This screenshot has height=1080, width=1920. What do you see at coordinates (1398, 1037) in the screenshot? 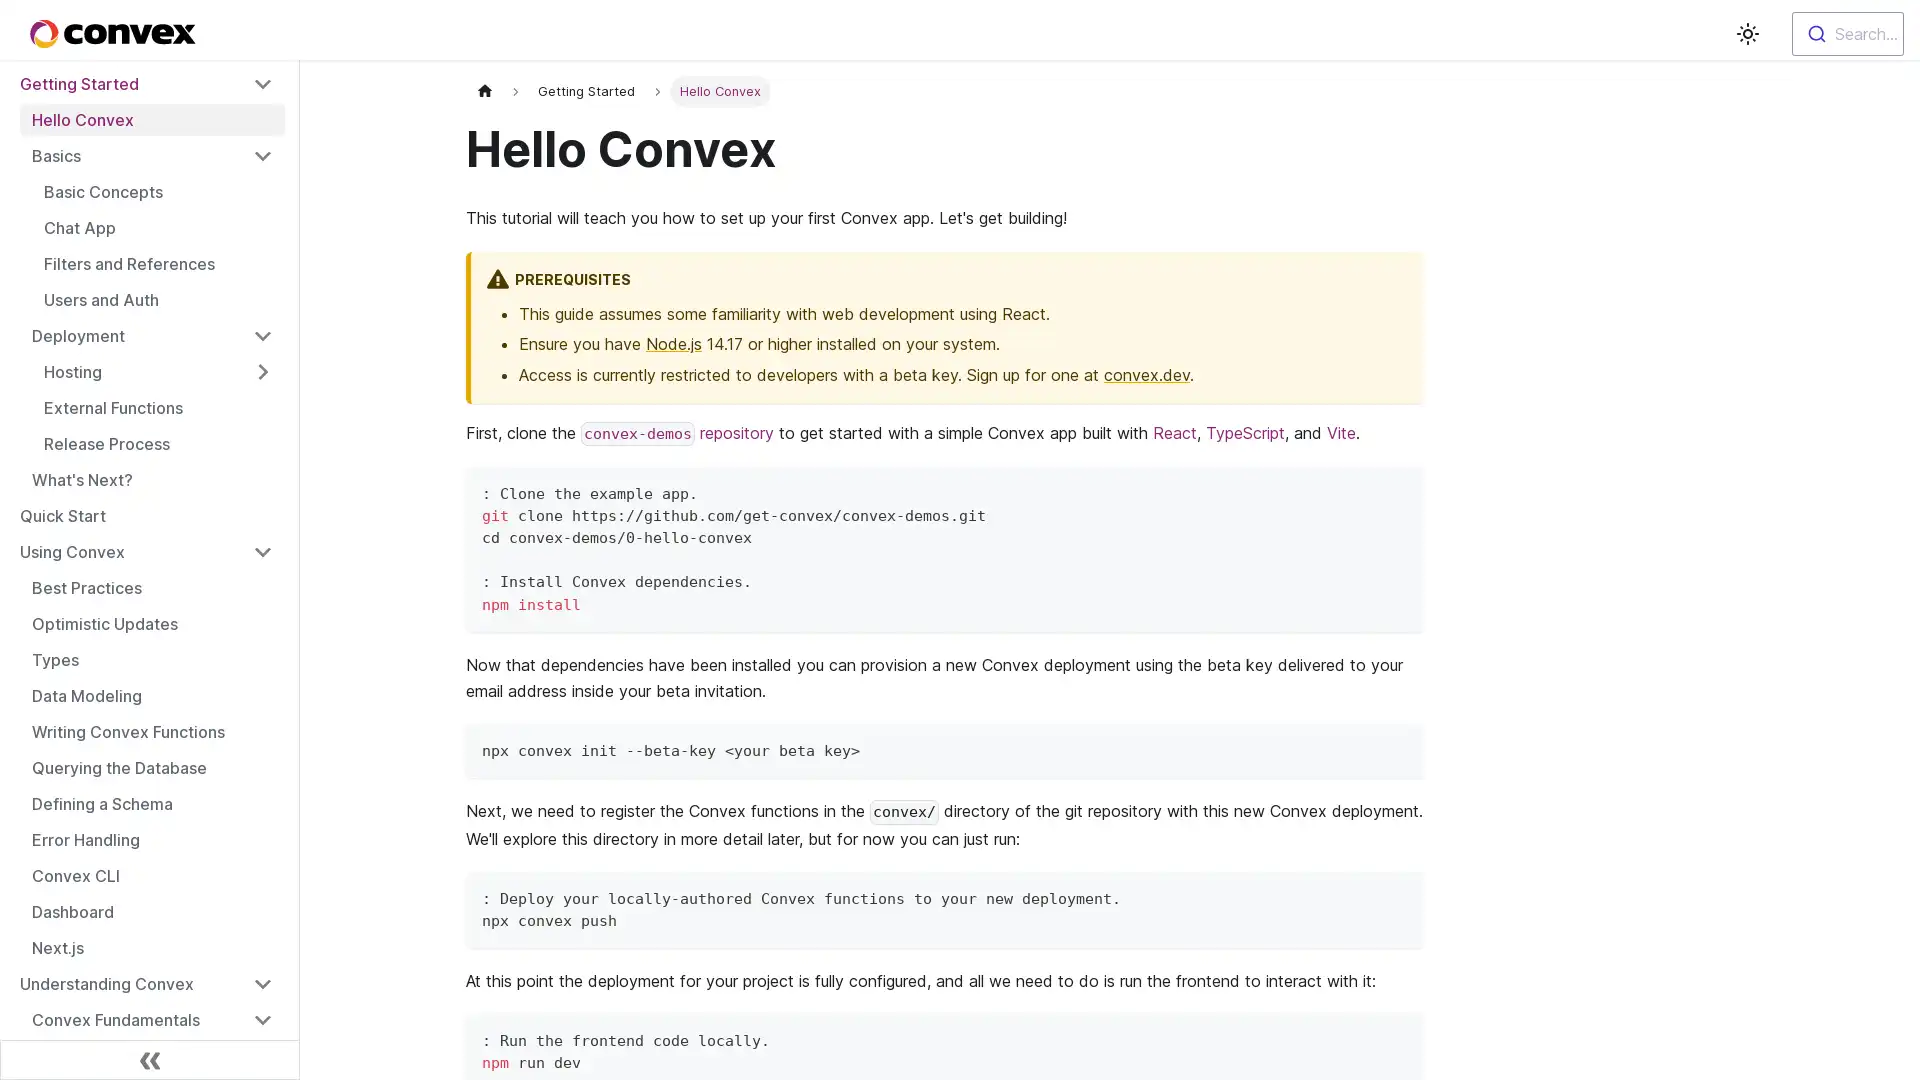
I see `Copy code to clipboard` at bounding box center [1398, 1037].